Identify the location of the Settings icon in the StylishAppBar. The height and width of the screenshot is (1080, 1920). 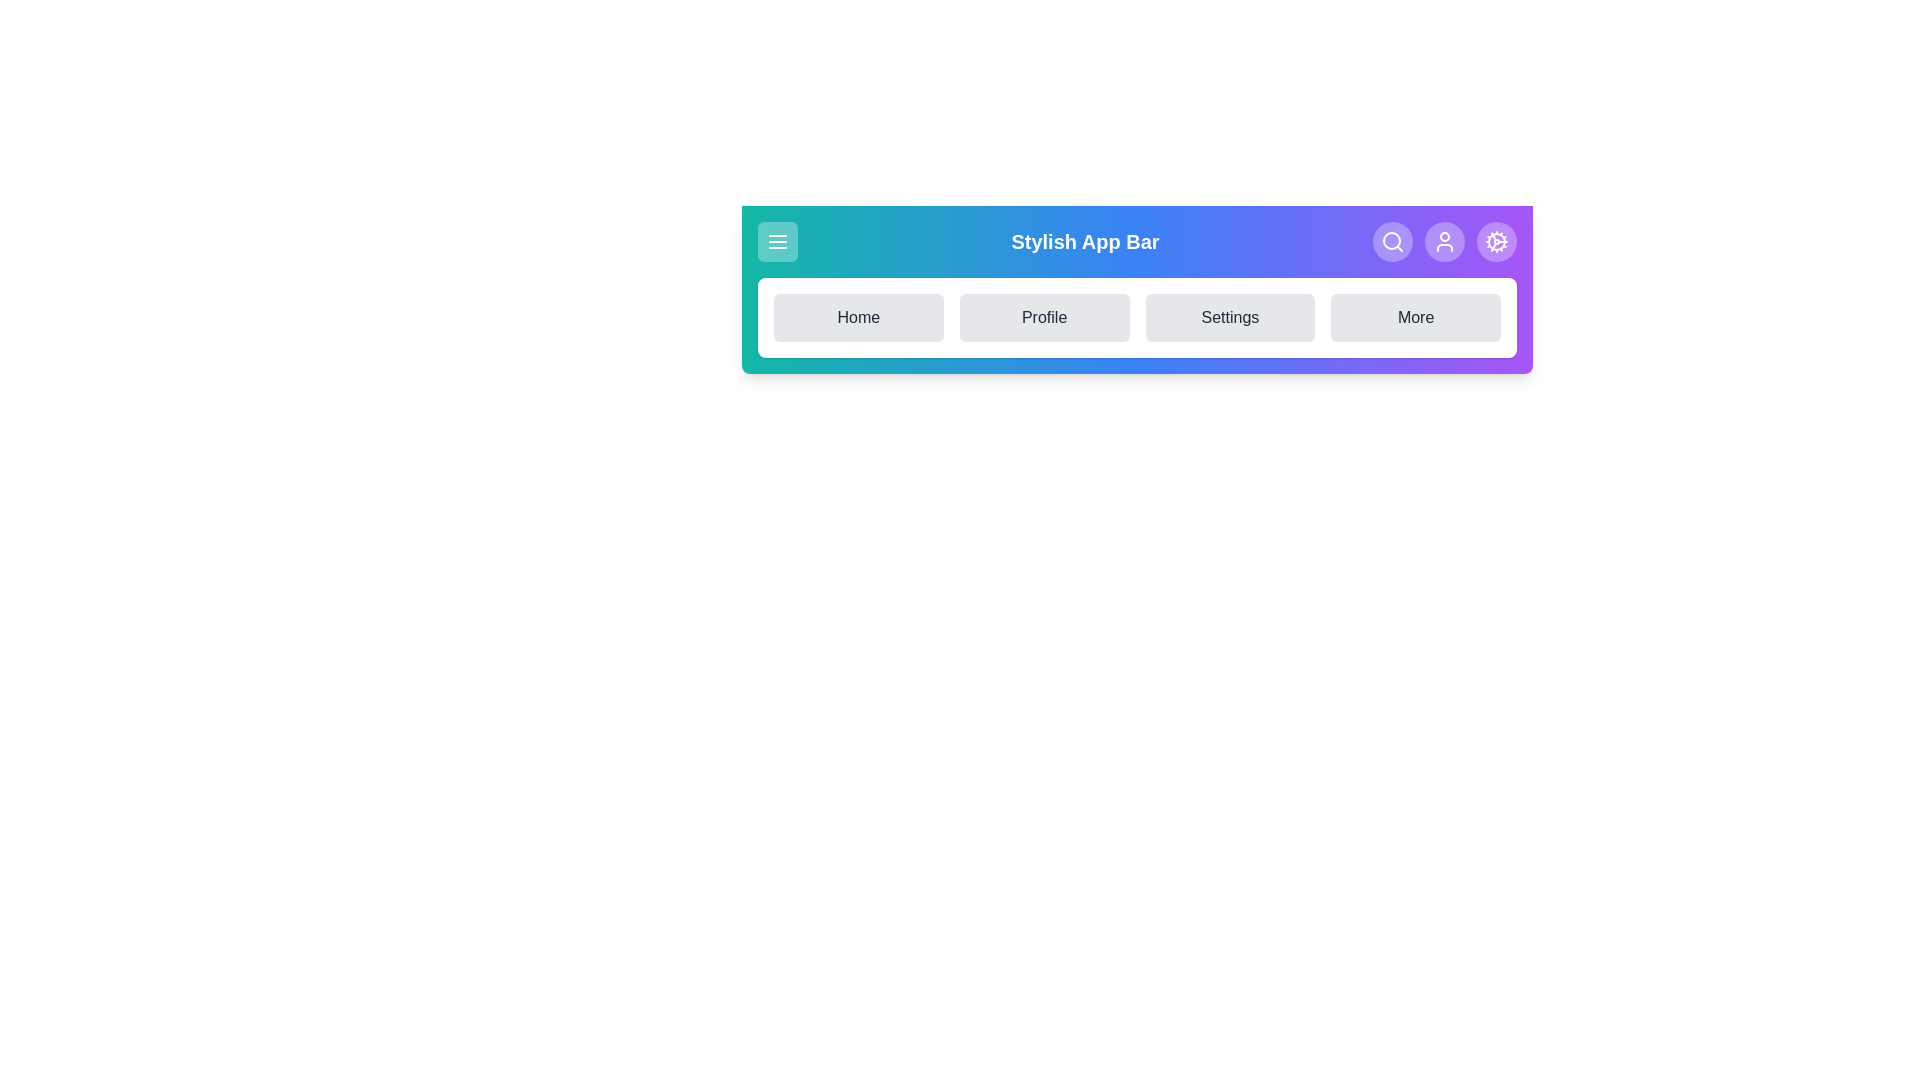
(1497, 241).